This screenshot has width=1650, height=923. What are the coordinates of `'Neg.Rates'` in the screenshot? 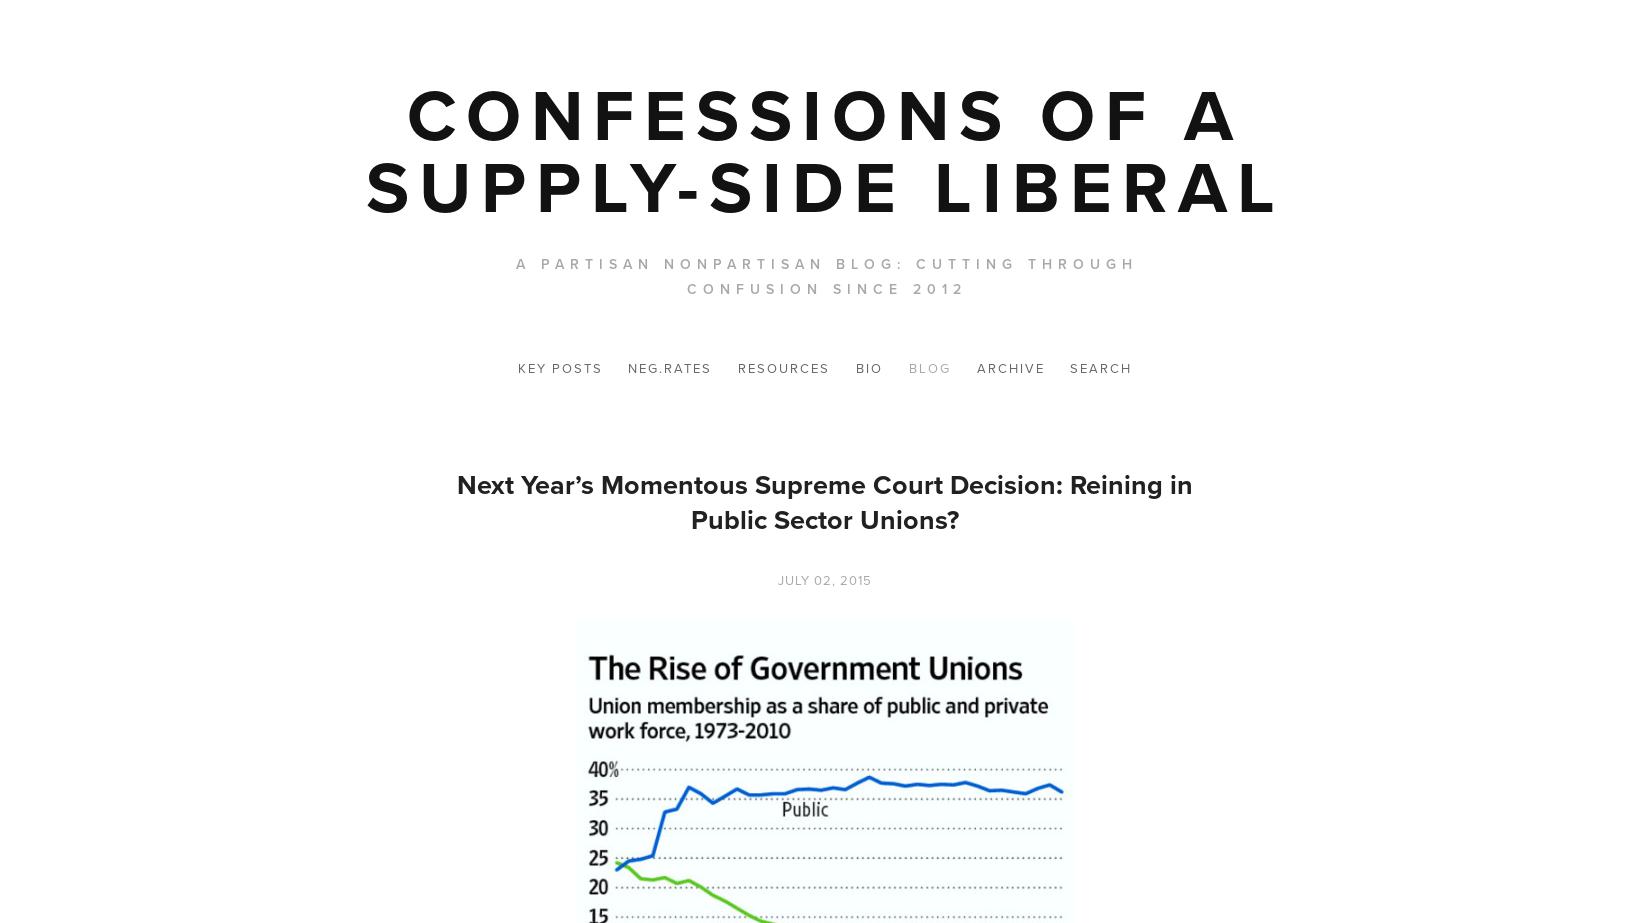 It's located at (669, 368).